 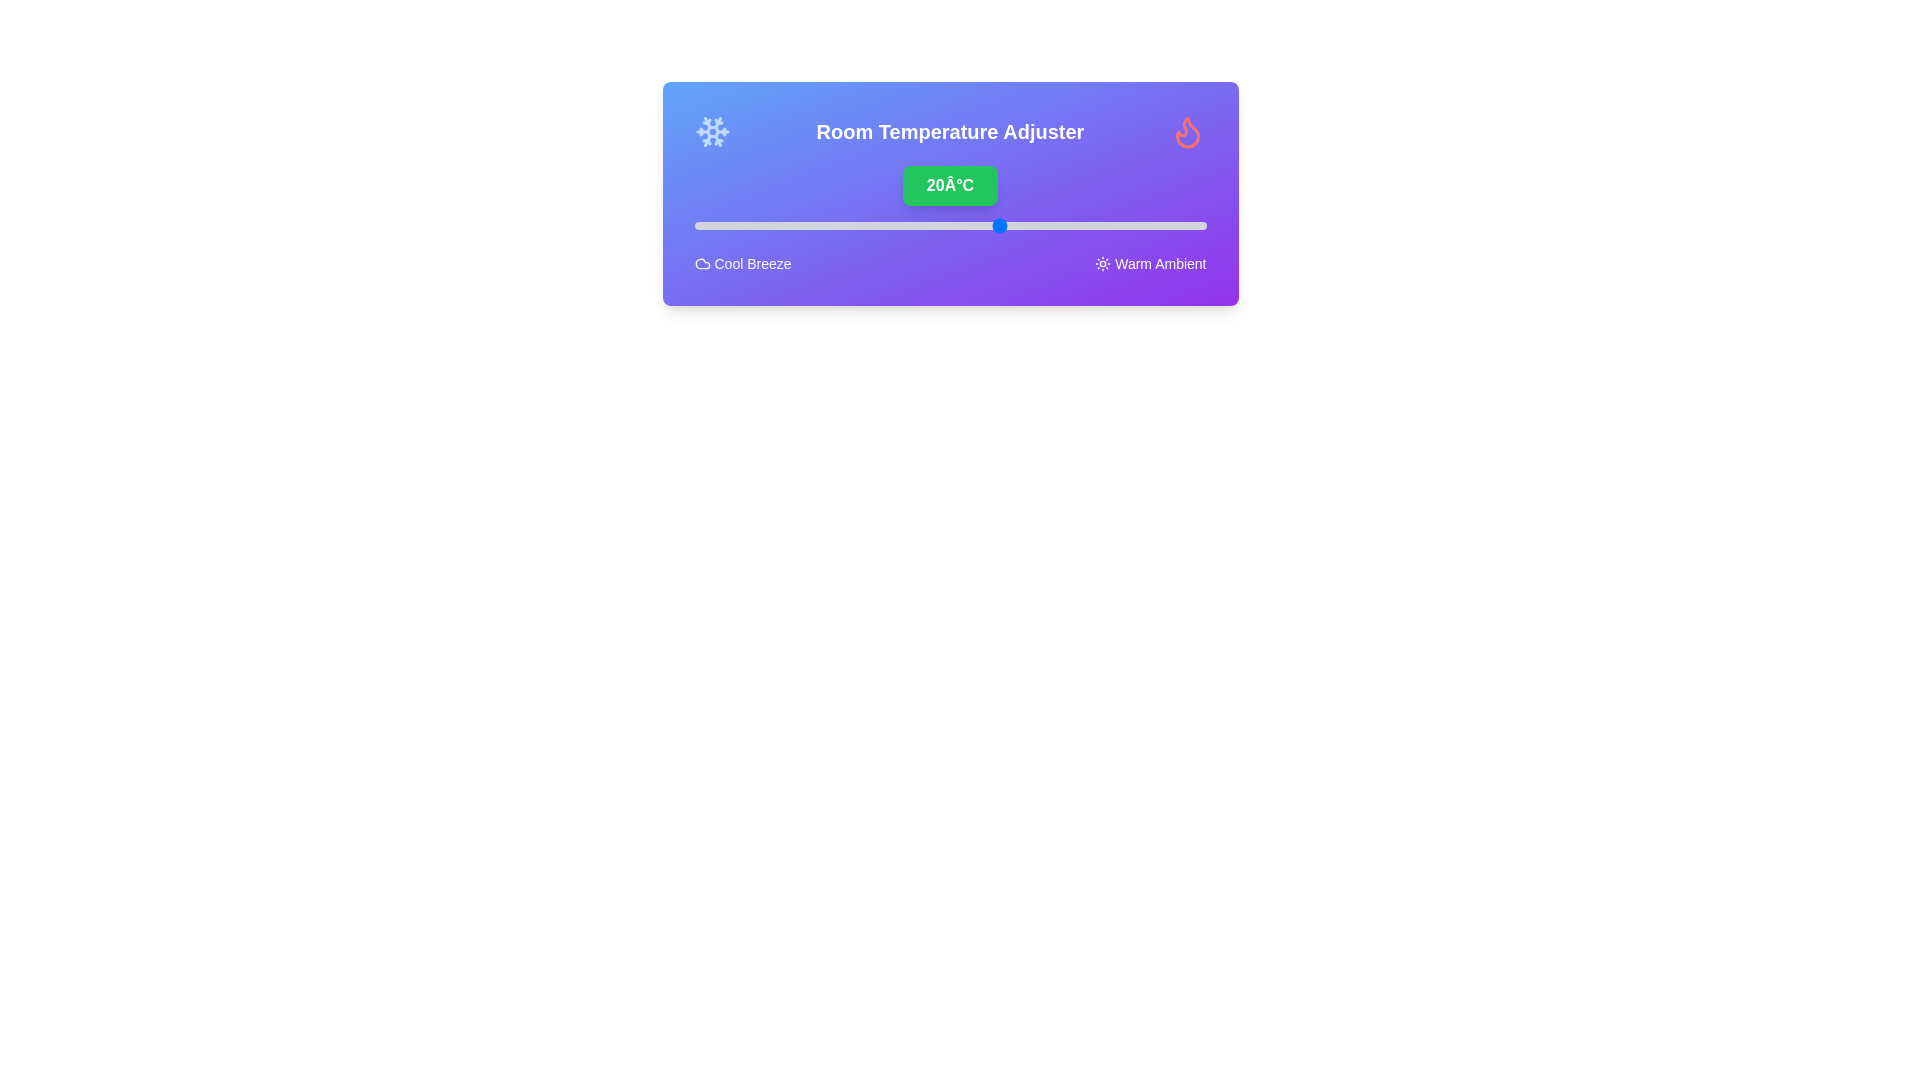 I want to click on the temperature slider to set the temperature to 0°C, so click(x=795, y=225).